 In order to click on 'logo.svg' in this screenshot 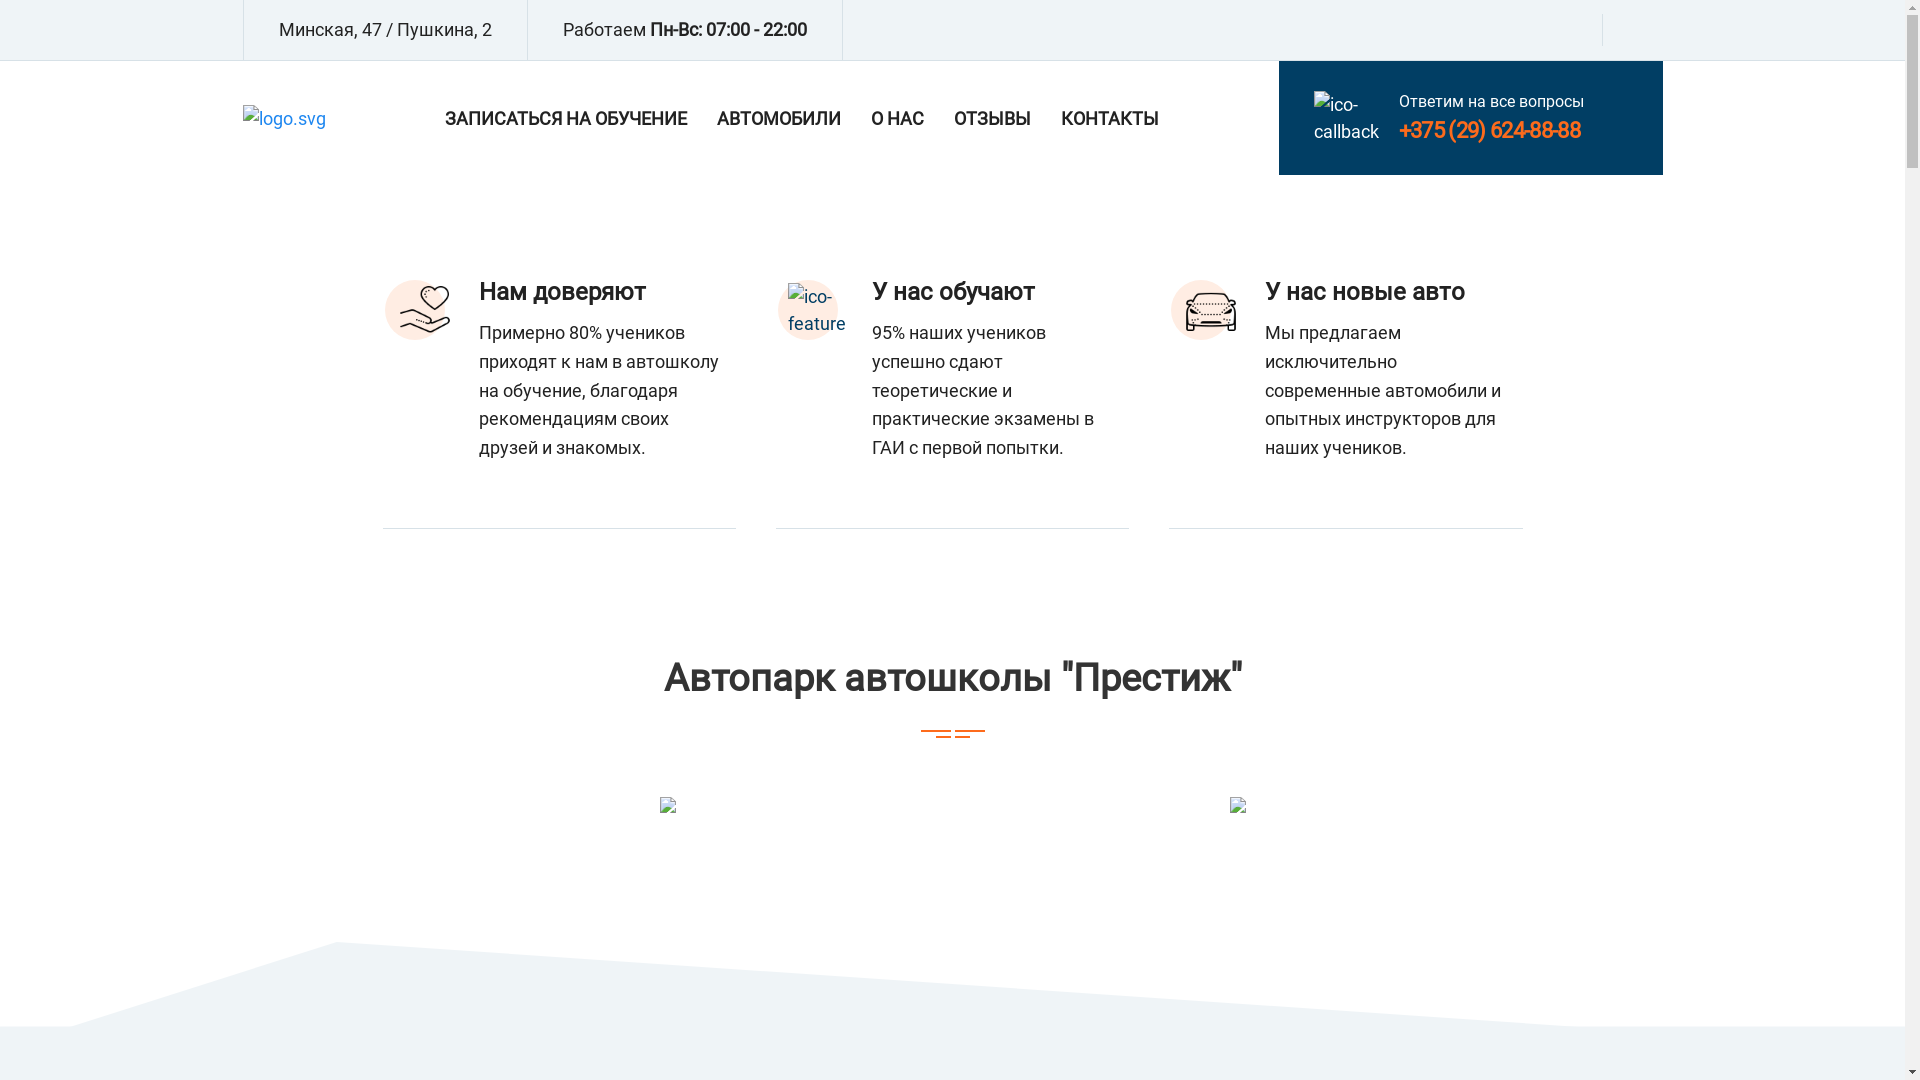, I will do `click(282, 118)`.